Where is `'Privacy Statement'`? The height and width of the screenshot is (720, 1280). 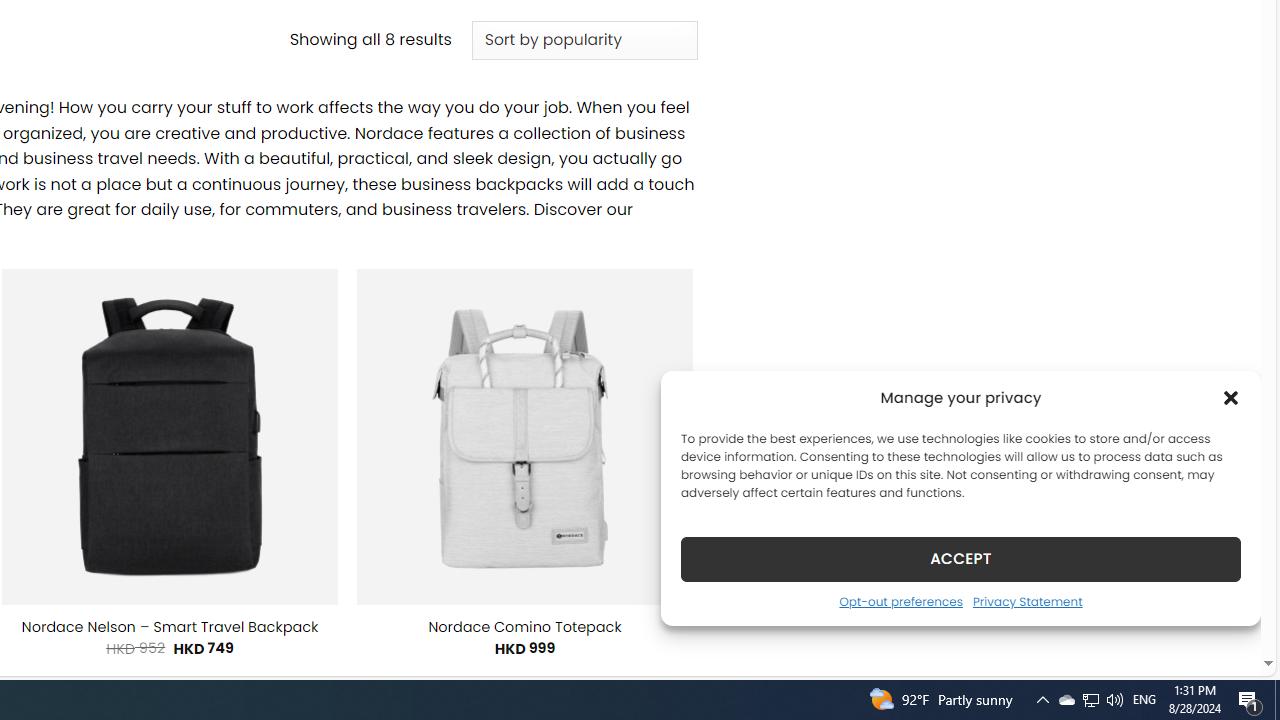 'Privacy Statement' is located at coordinates (1027, 600).